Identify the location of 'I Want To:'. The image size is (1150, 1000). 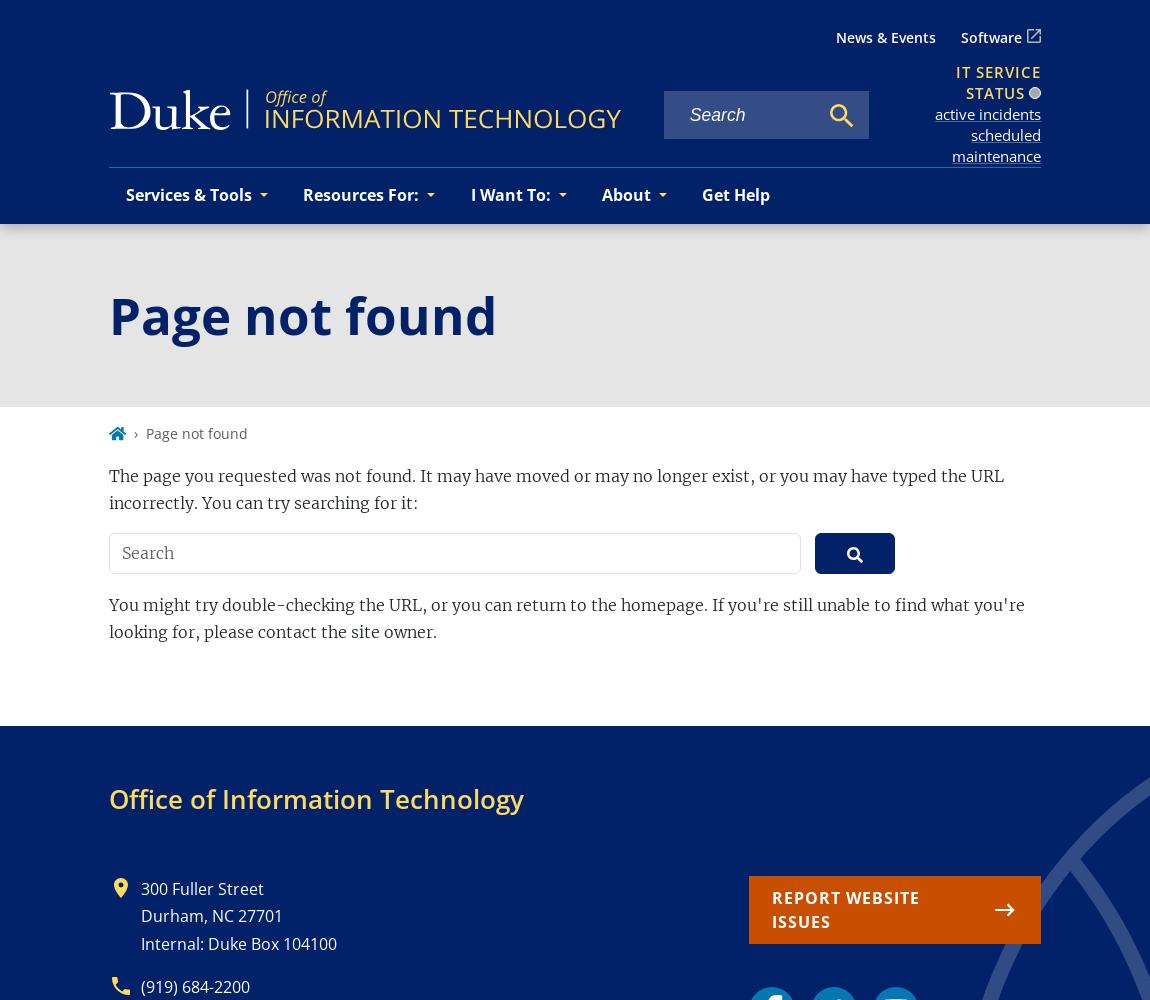
(510, 194).